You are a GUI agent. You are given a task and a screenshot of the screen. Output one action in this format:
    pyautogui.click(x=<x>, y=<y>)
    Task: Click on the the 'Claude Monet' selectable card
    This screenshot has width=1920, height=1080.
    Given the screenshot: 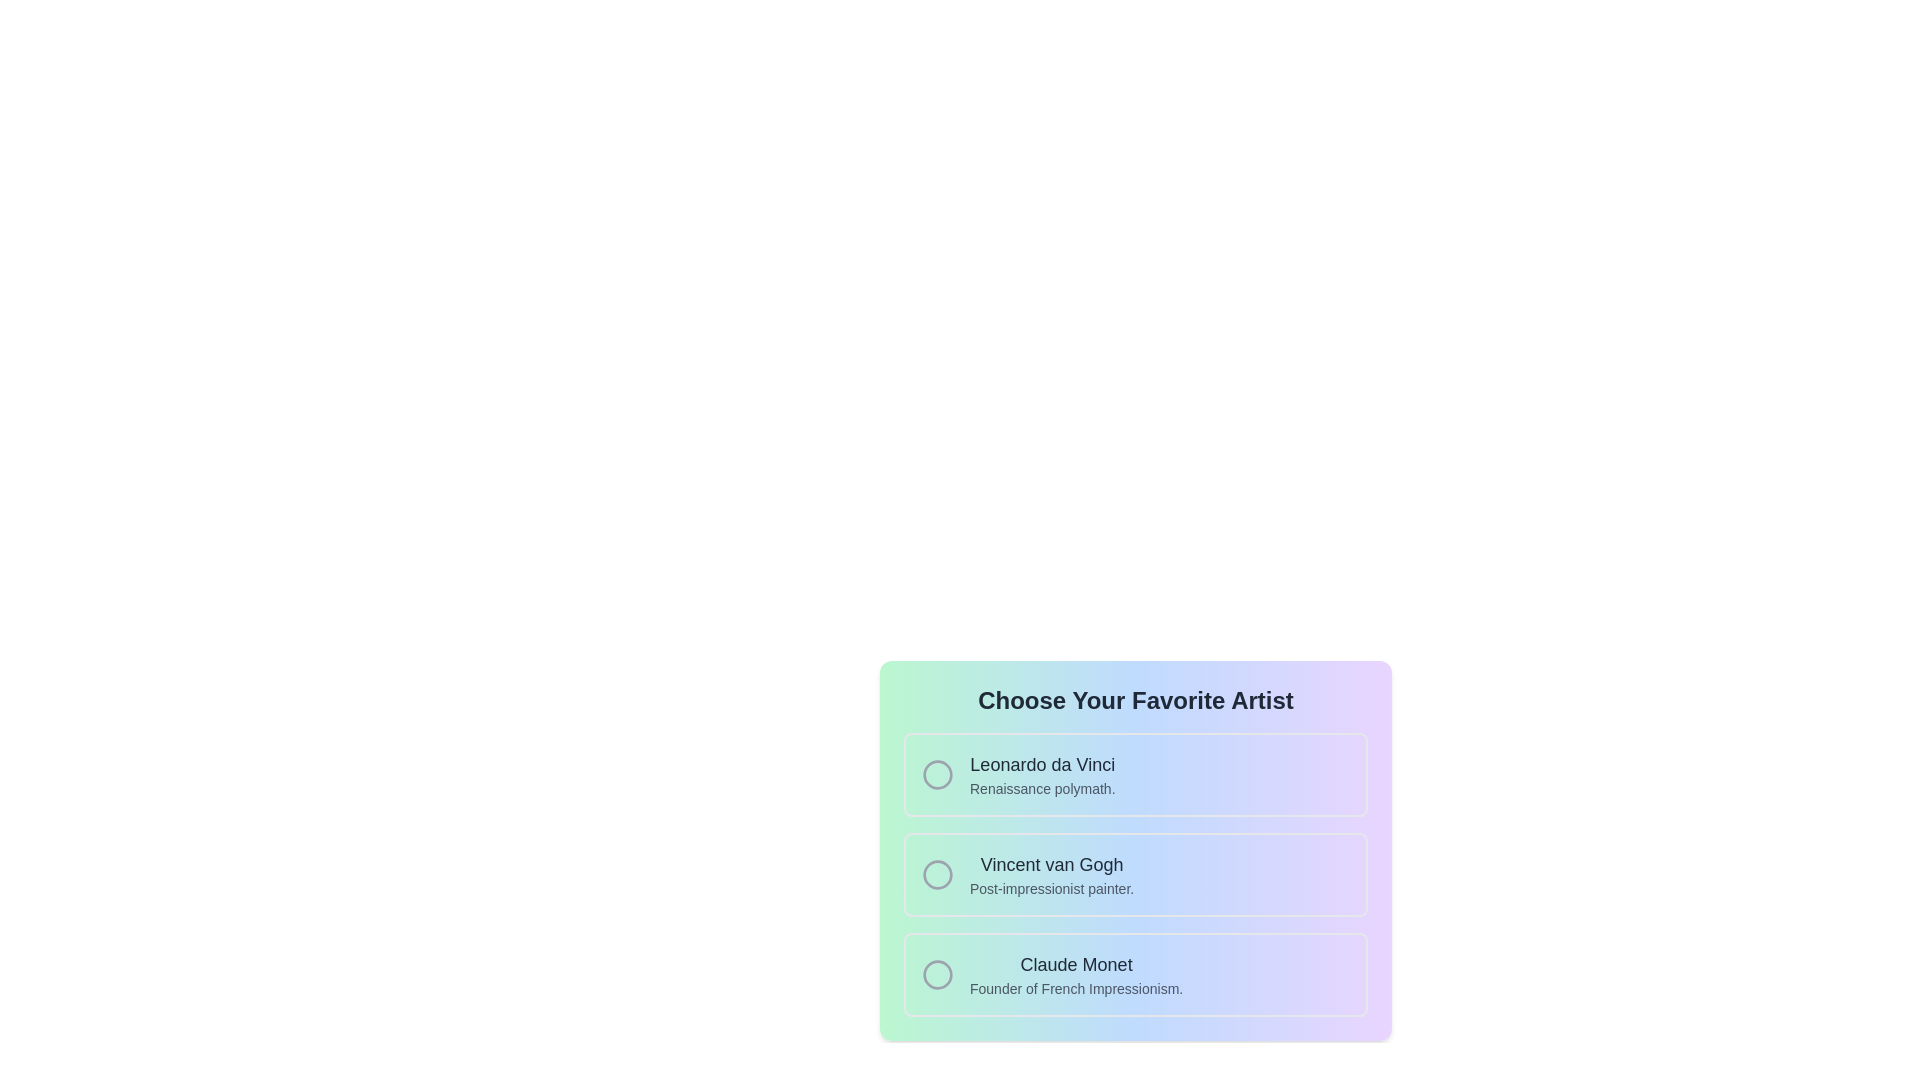 What is the action you would take?
    pyautogui.click(x=1136, y=974)
    